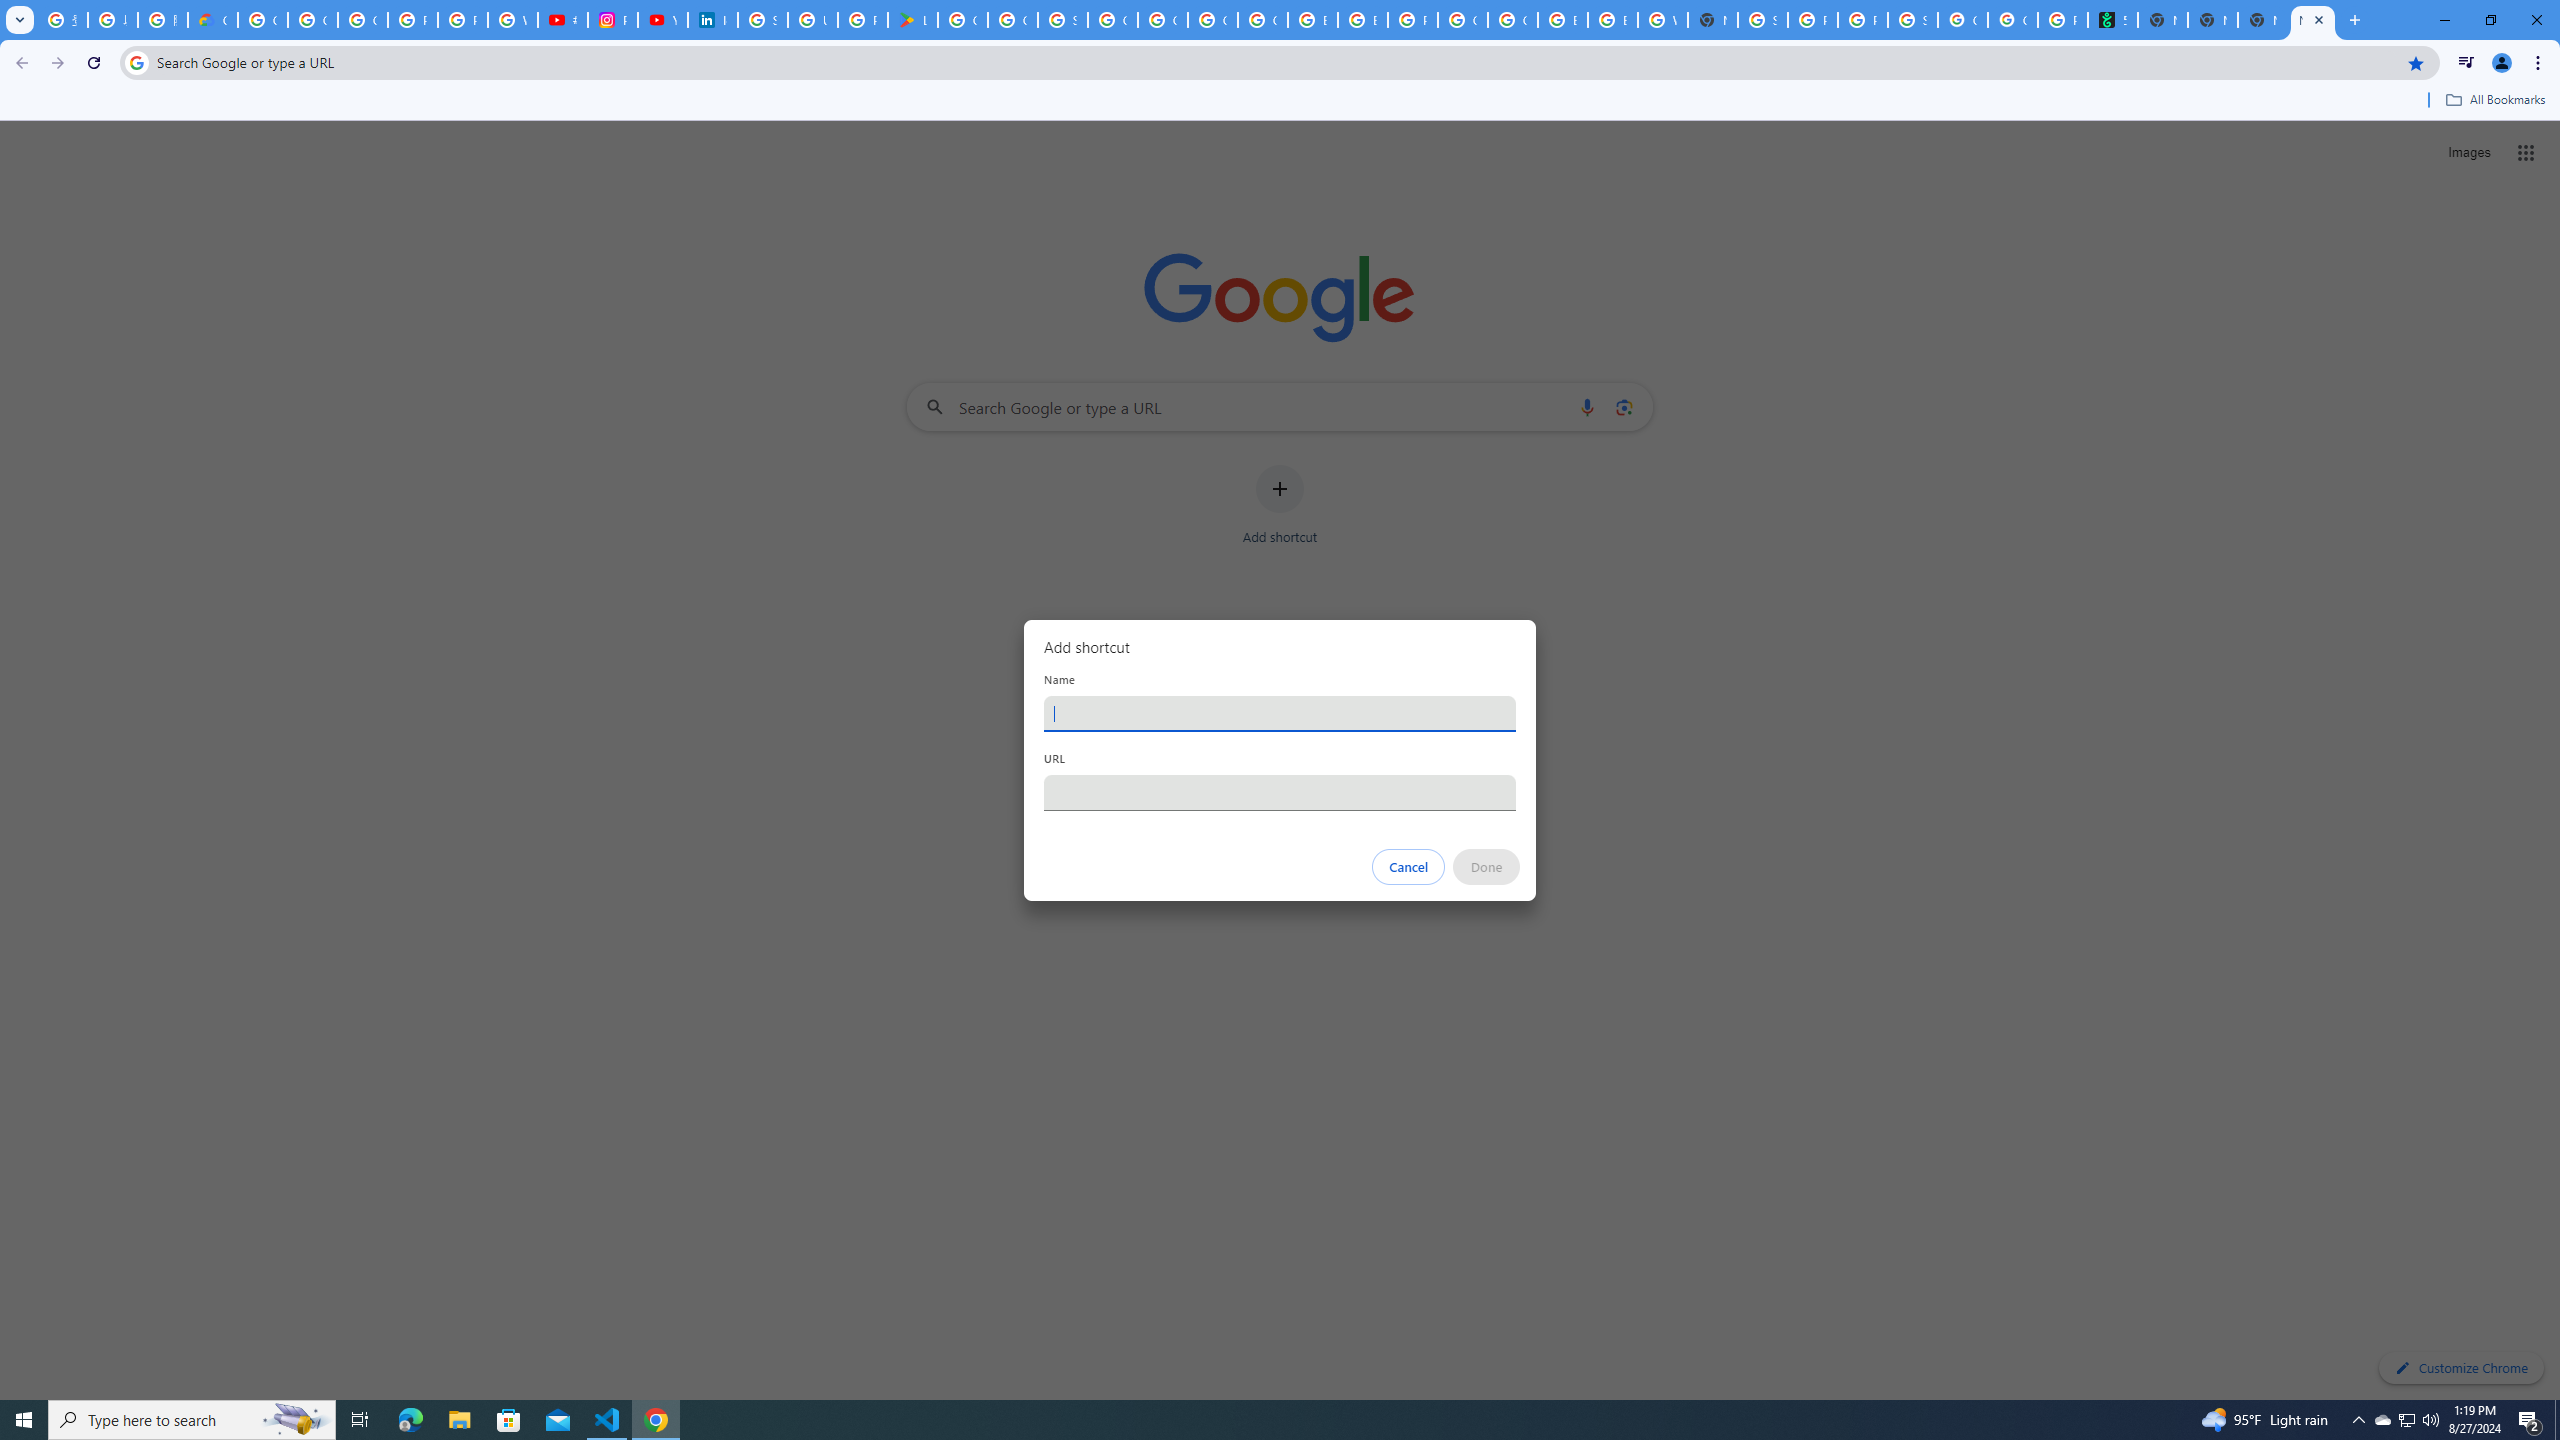  I want to click on 'URL', so click(1280, 792).